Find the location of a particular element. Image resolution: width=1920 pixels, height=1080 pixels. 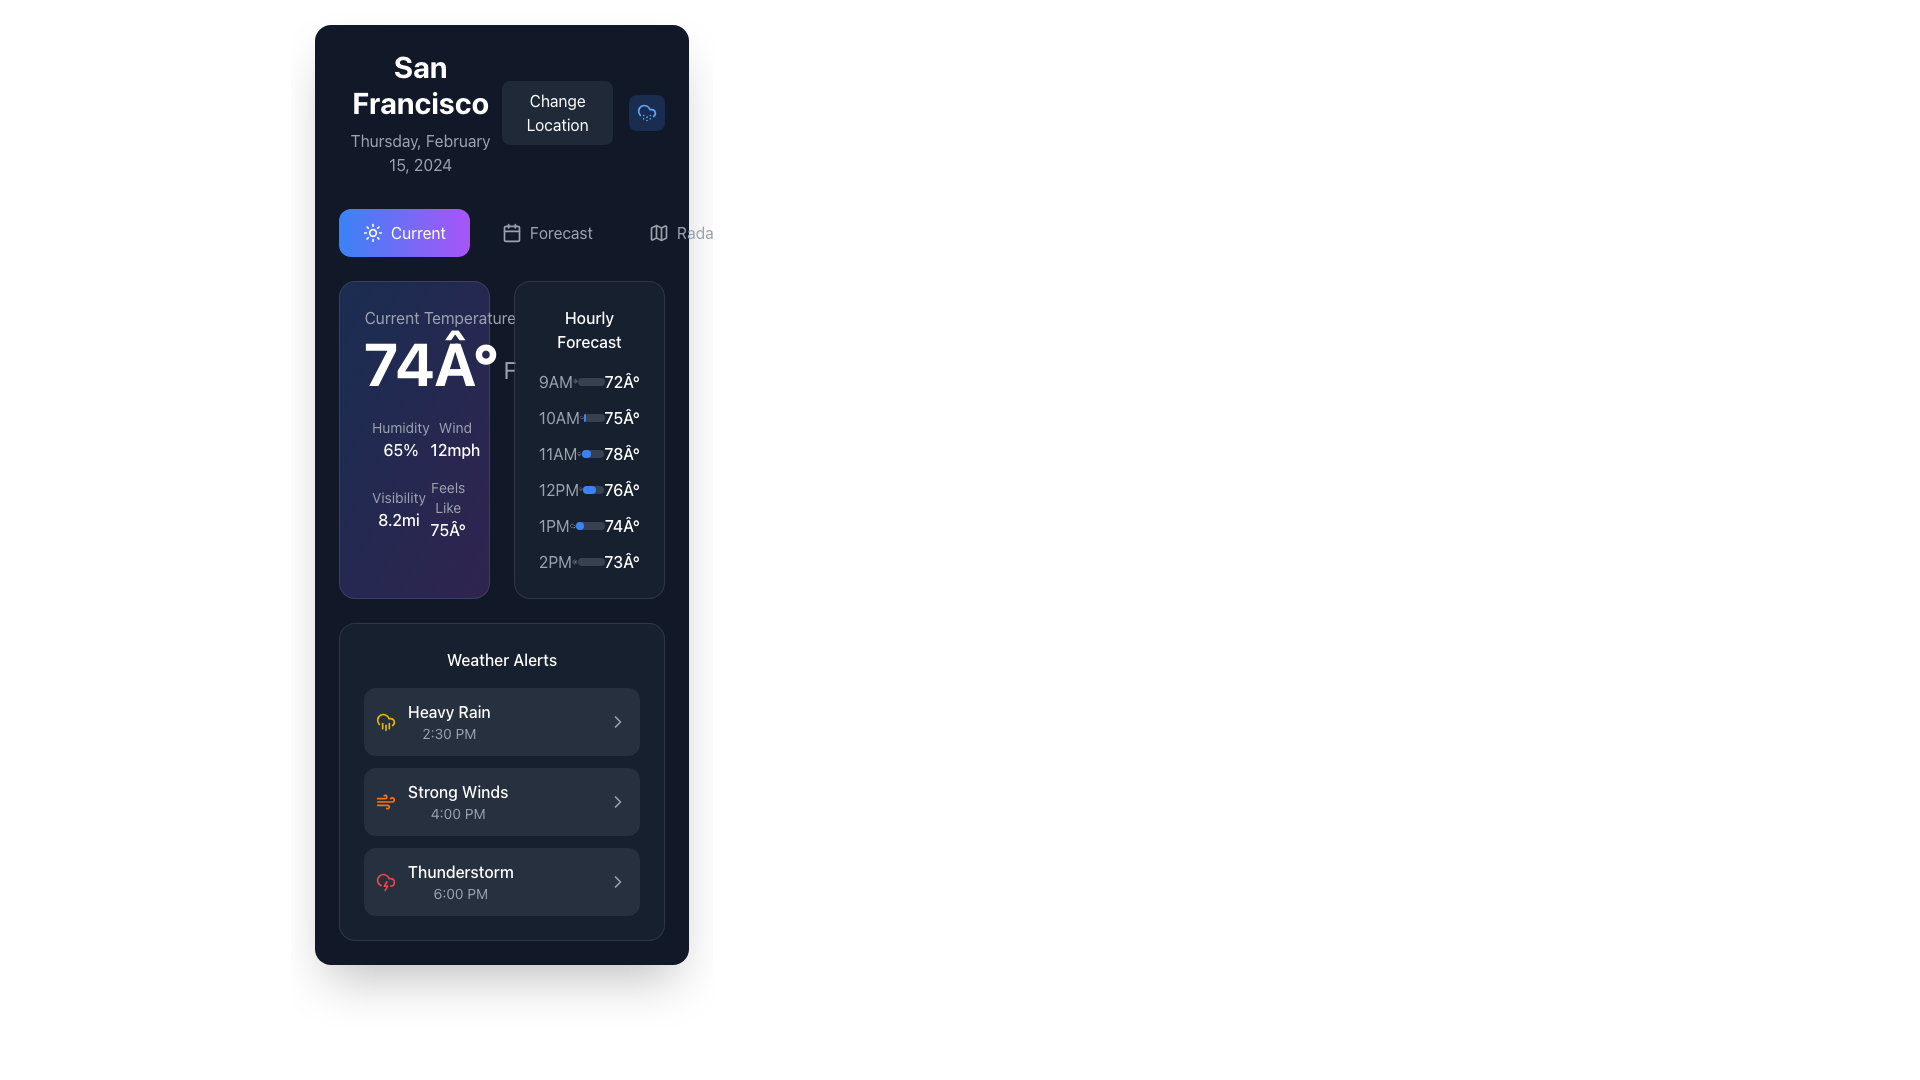

the progress bar associated with the '10AM' hourly forecast, which is a thin, horizontal bar filled partially from the left side with a dark gray background and a bright blue fill, located to the right of the '10AM' text and the cloud icon is located at coordinates (593, 416).